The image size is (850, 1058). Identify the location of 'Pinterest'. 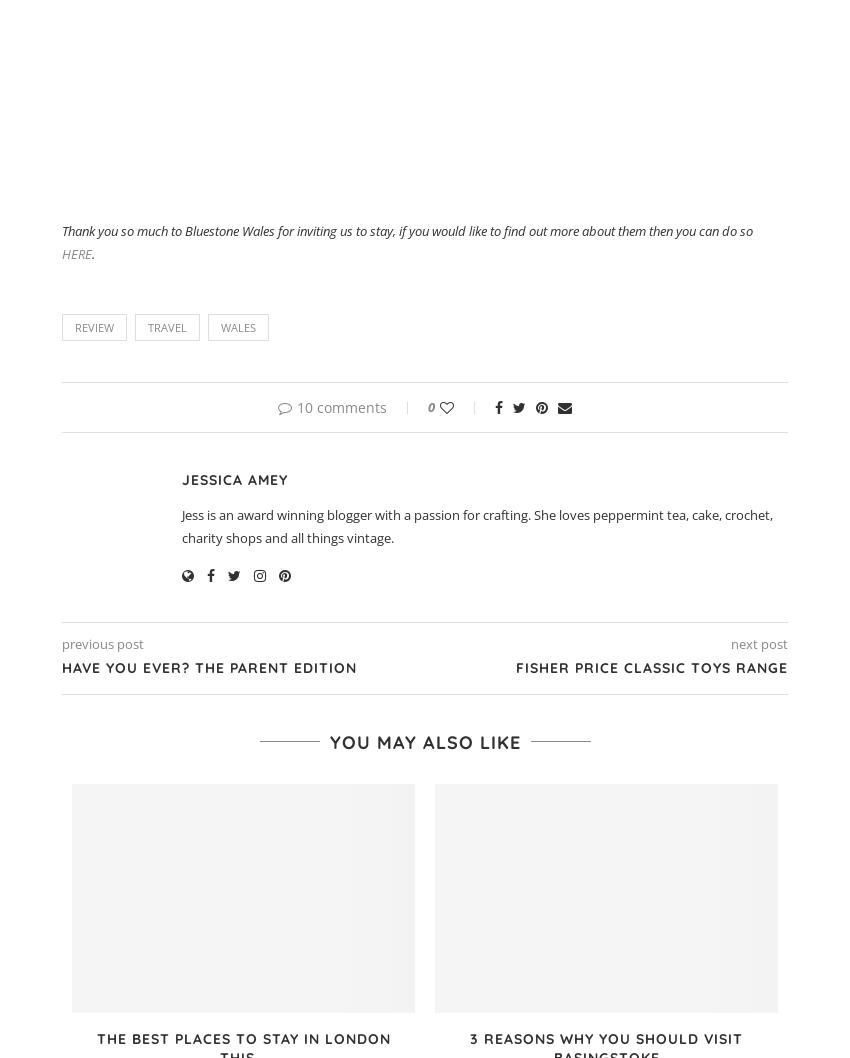
(540, 449).